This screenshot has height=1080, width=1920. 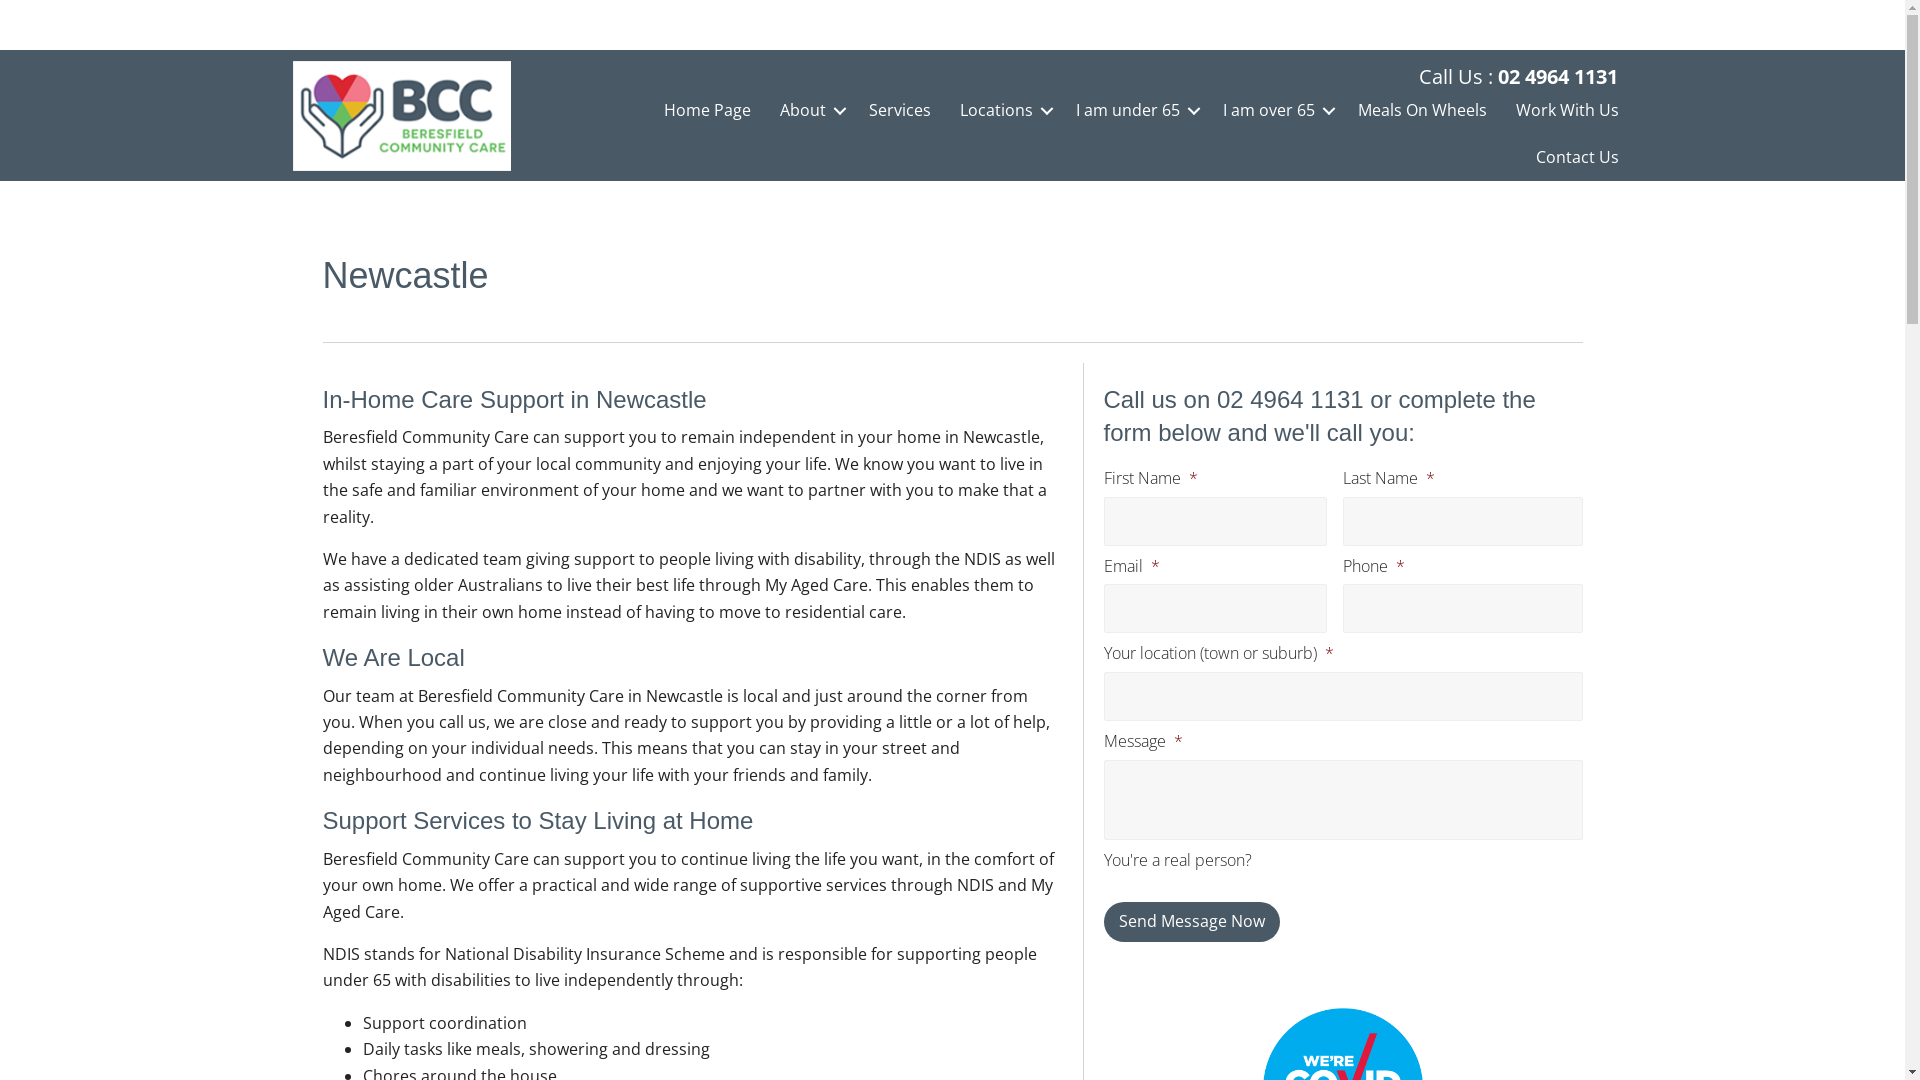 I want to click on 'Home Page', so click(x=707, y=110).